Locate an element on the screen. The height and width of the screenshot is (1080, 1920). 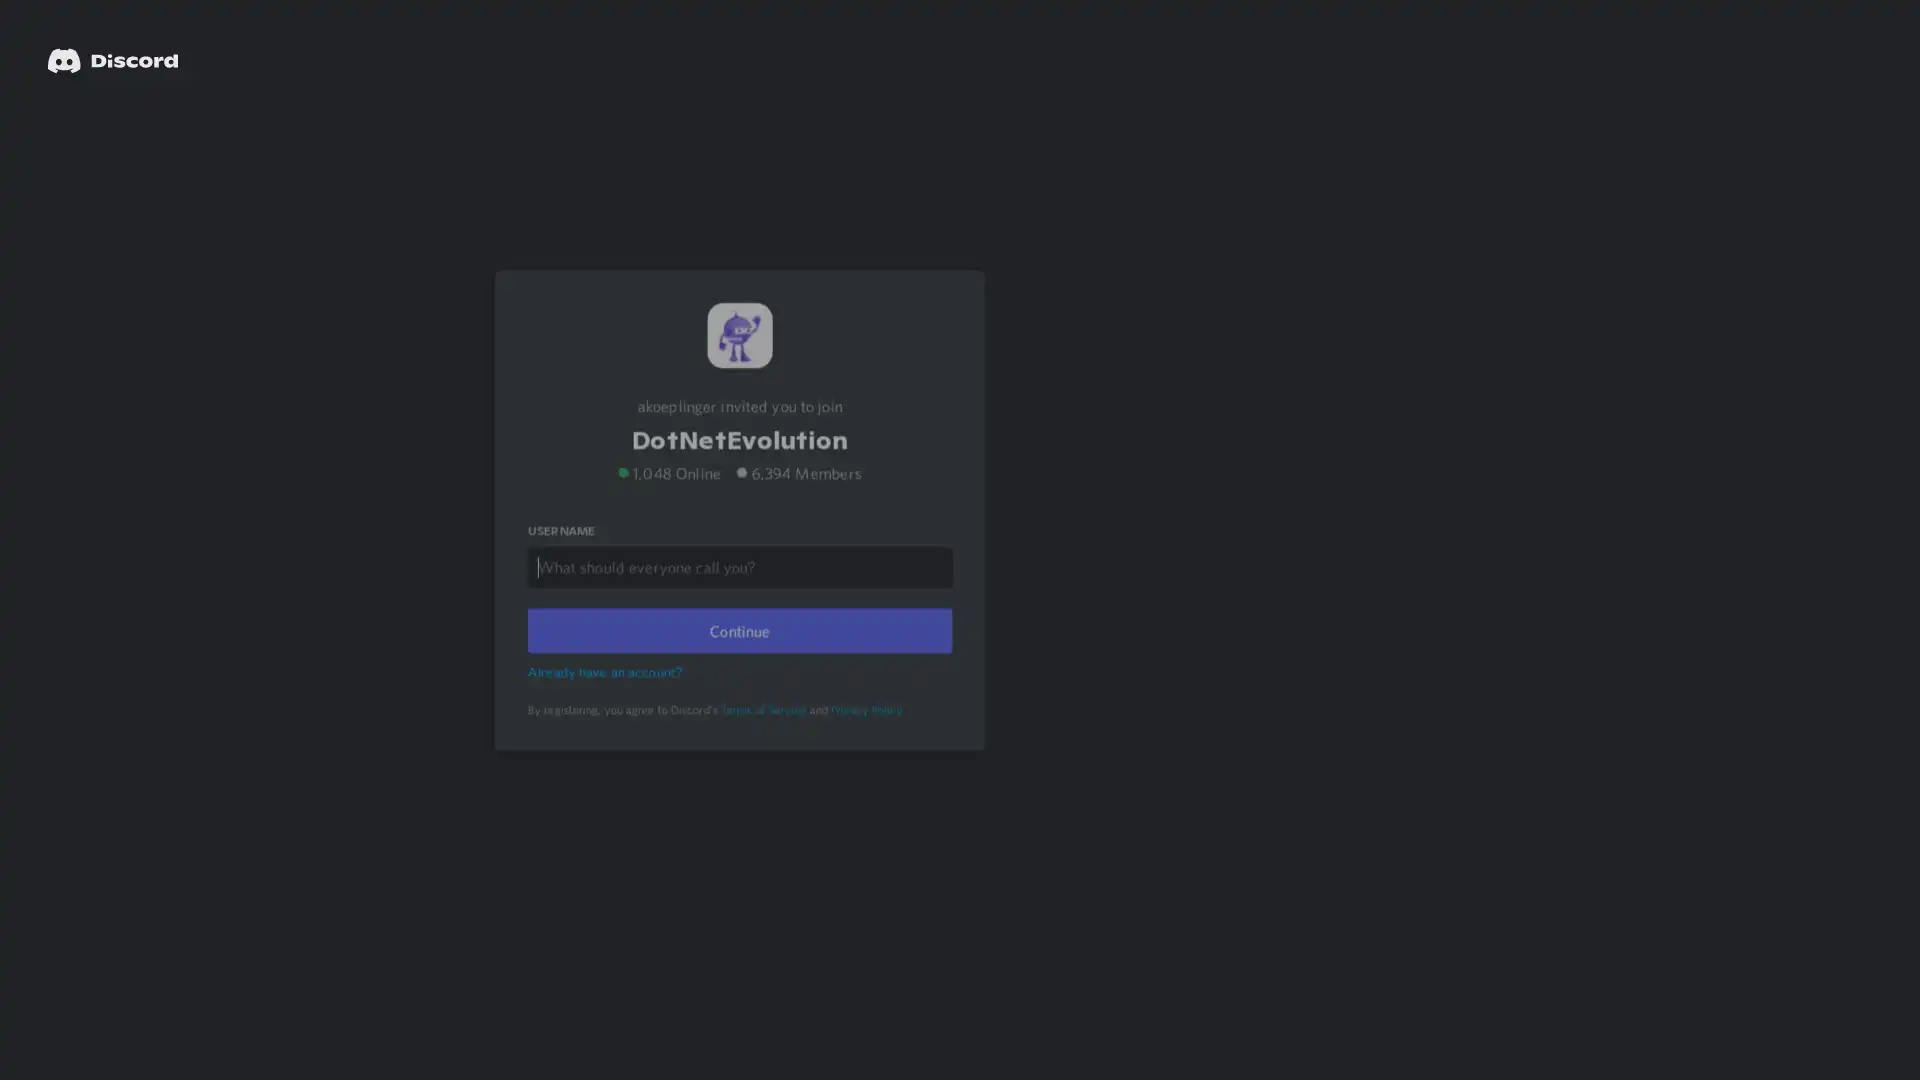
Continue is located at coordinates (738, 656).